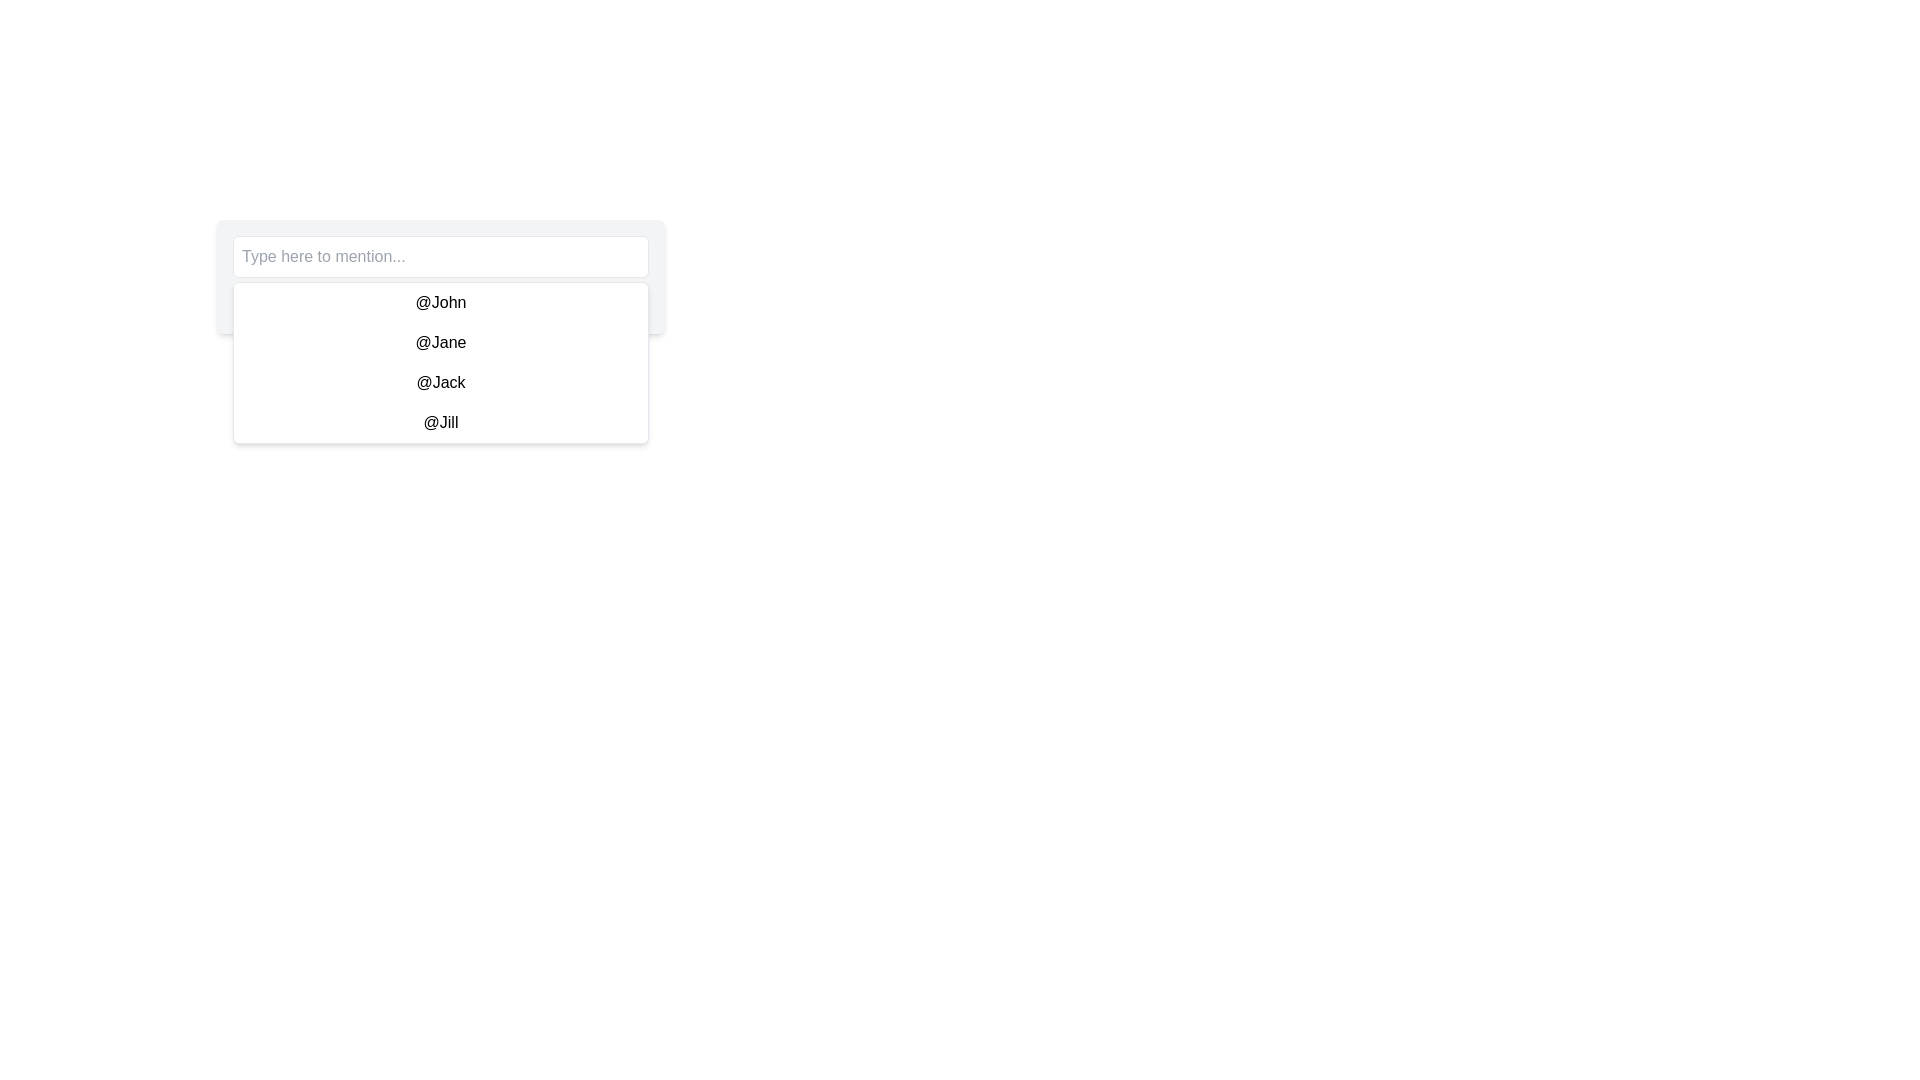 The image size is (1920, 1080). I want to click on to select the text label '@Jill' which is the fourth item in the dropdown menu, displayed in a sans-serif font style and black color, so click(440, 422).